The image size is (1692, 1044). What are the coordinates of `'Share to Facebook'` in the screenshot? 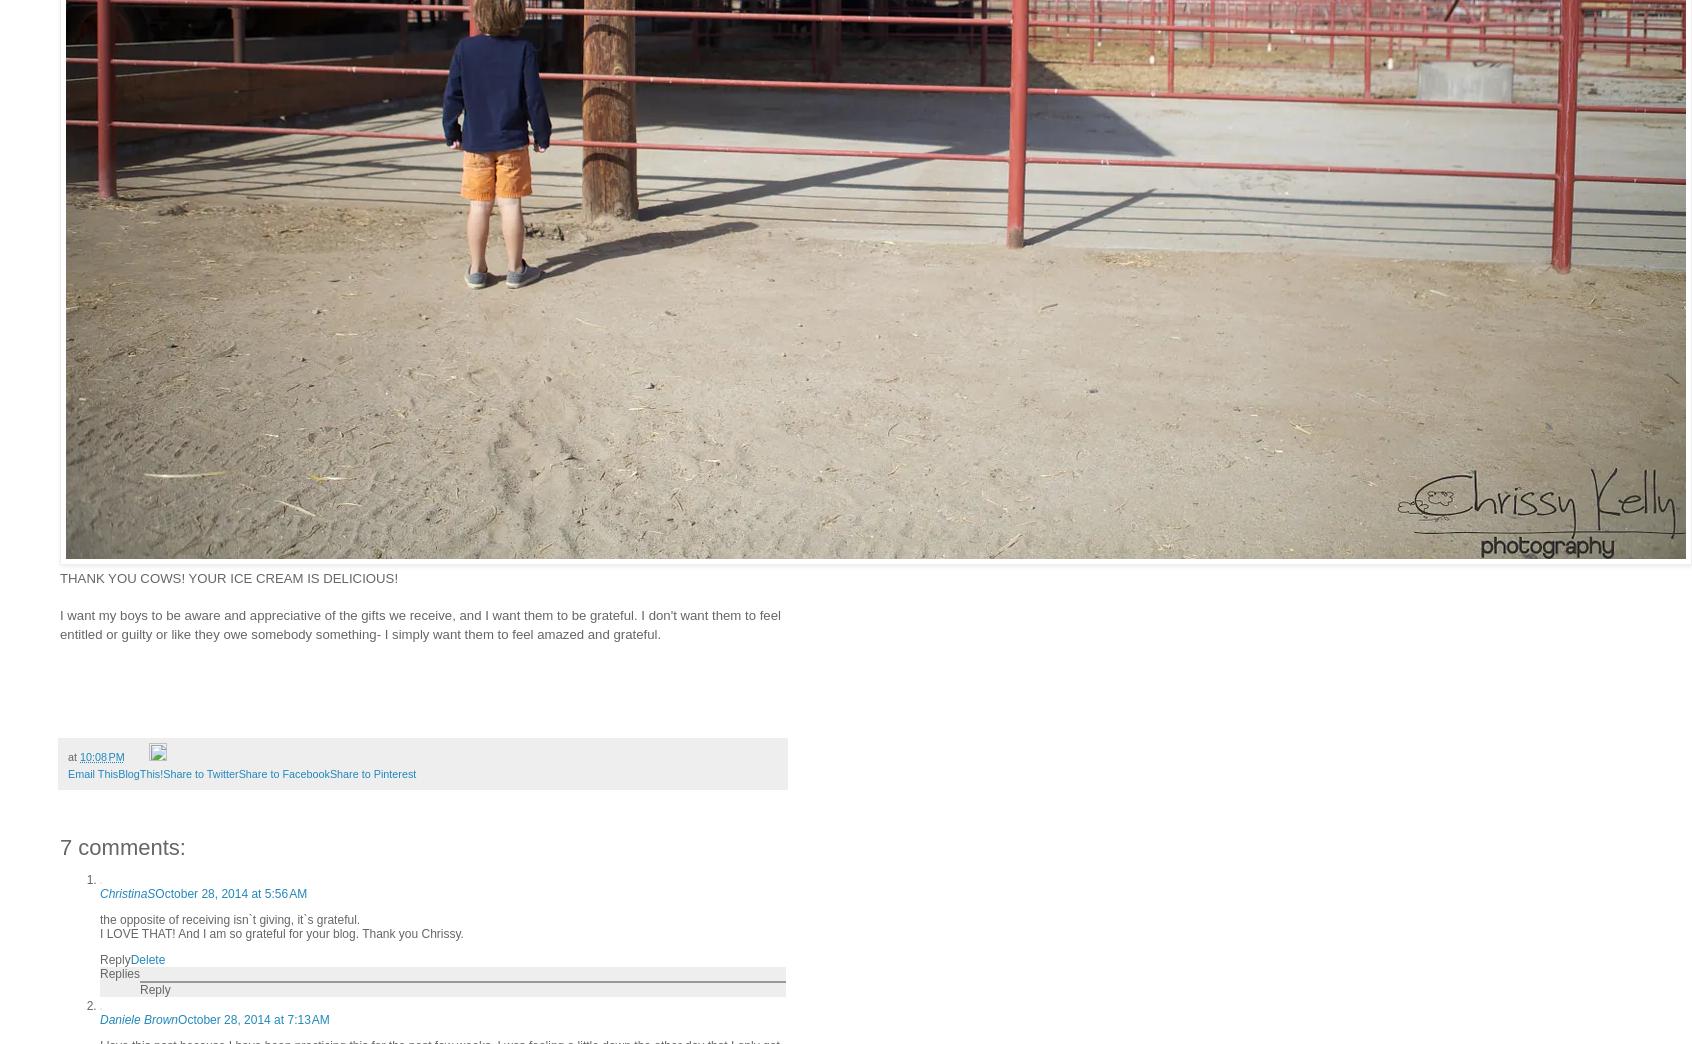 It's located at (282, 774).